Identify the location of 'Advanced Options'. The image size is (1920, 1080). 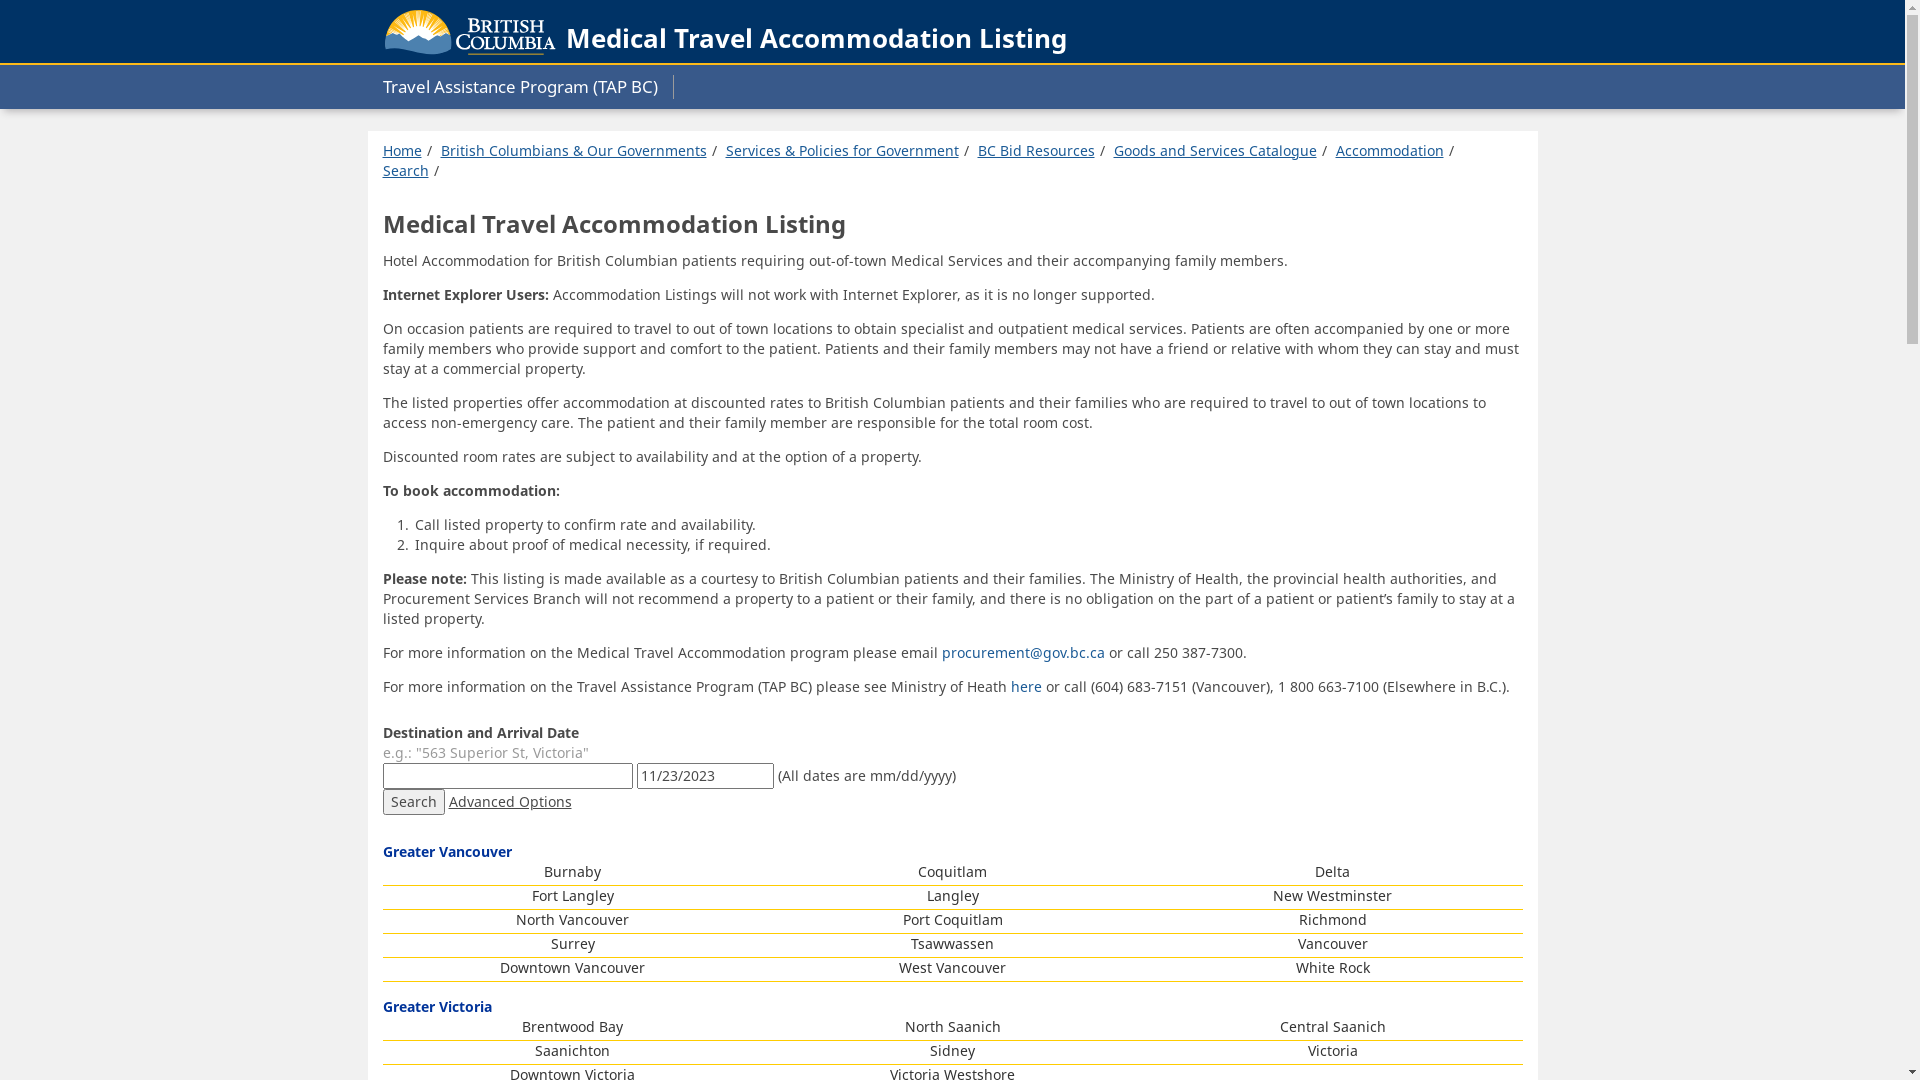
(509, 800).